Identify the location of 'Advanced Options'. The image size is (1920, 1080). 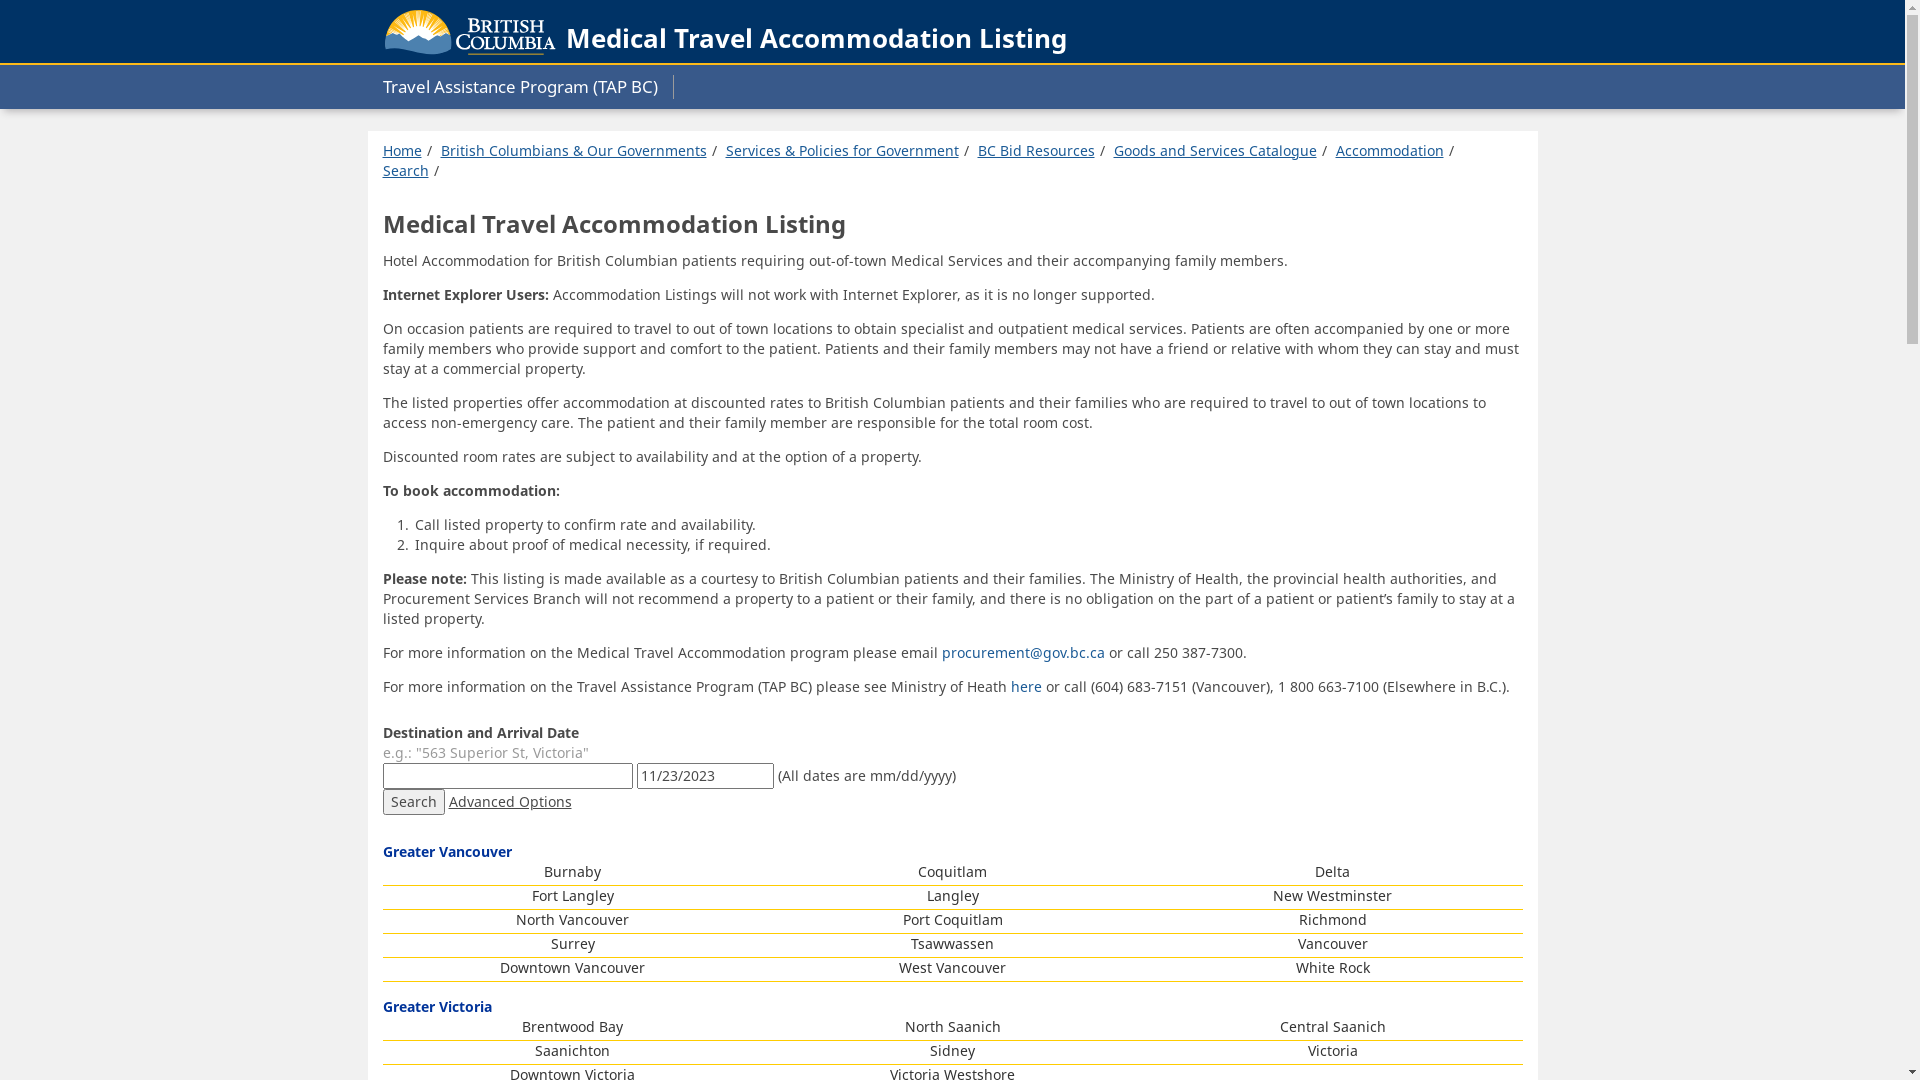
(509, 800).